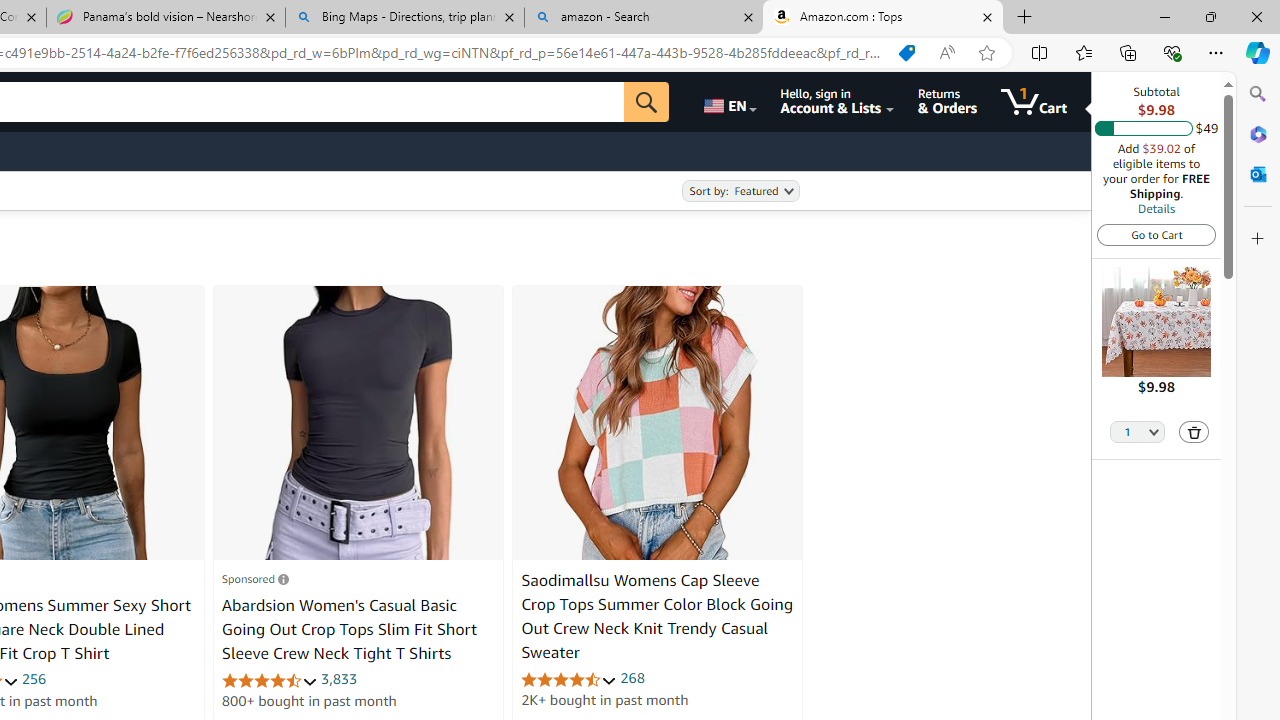  Describe the element at coordinates (631, 677) in the screenshot. I see `'268'` at that location.